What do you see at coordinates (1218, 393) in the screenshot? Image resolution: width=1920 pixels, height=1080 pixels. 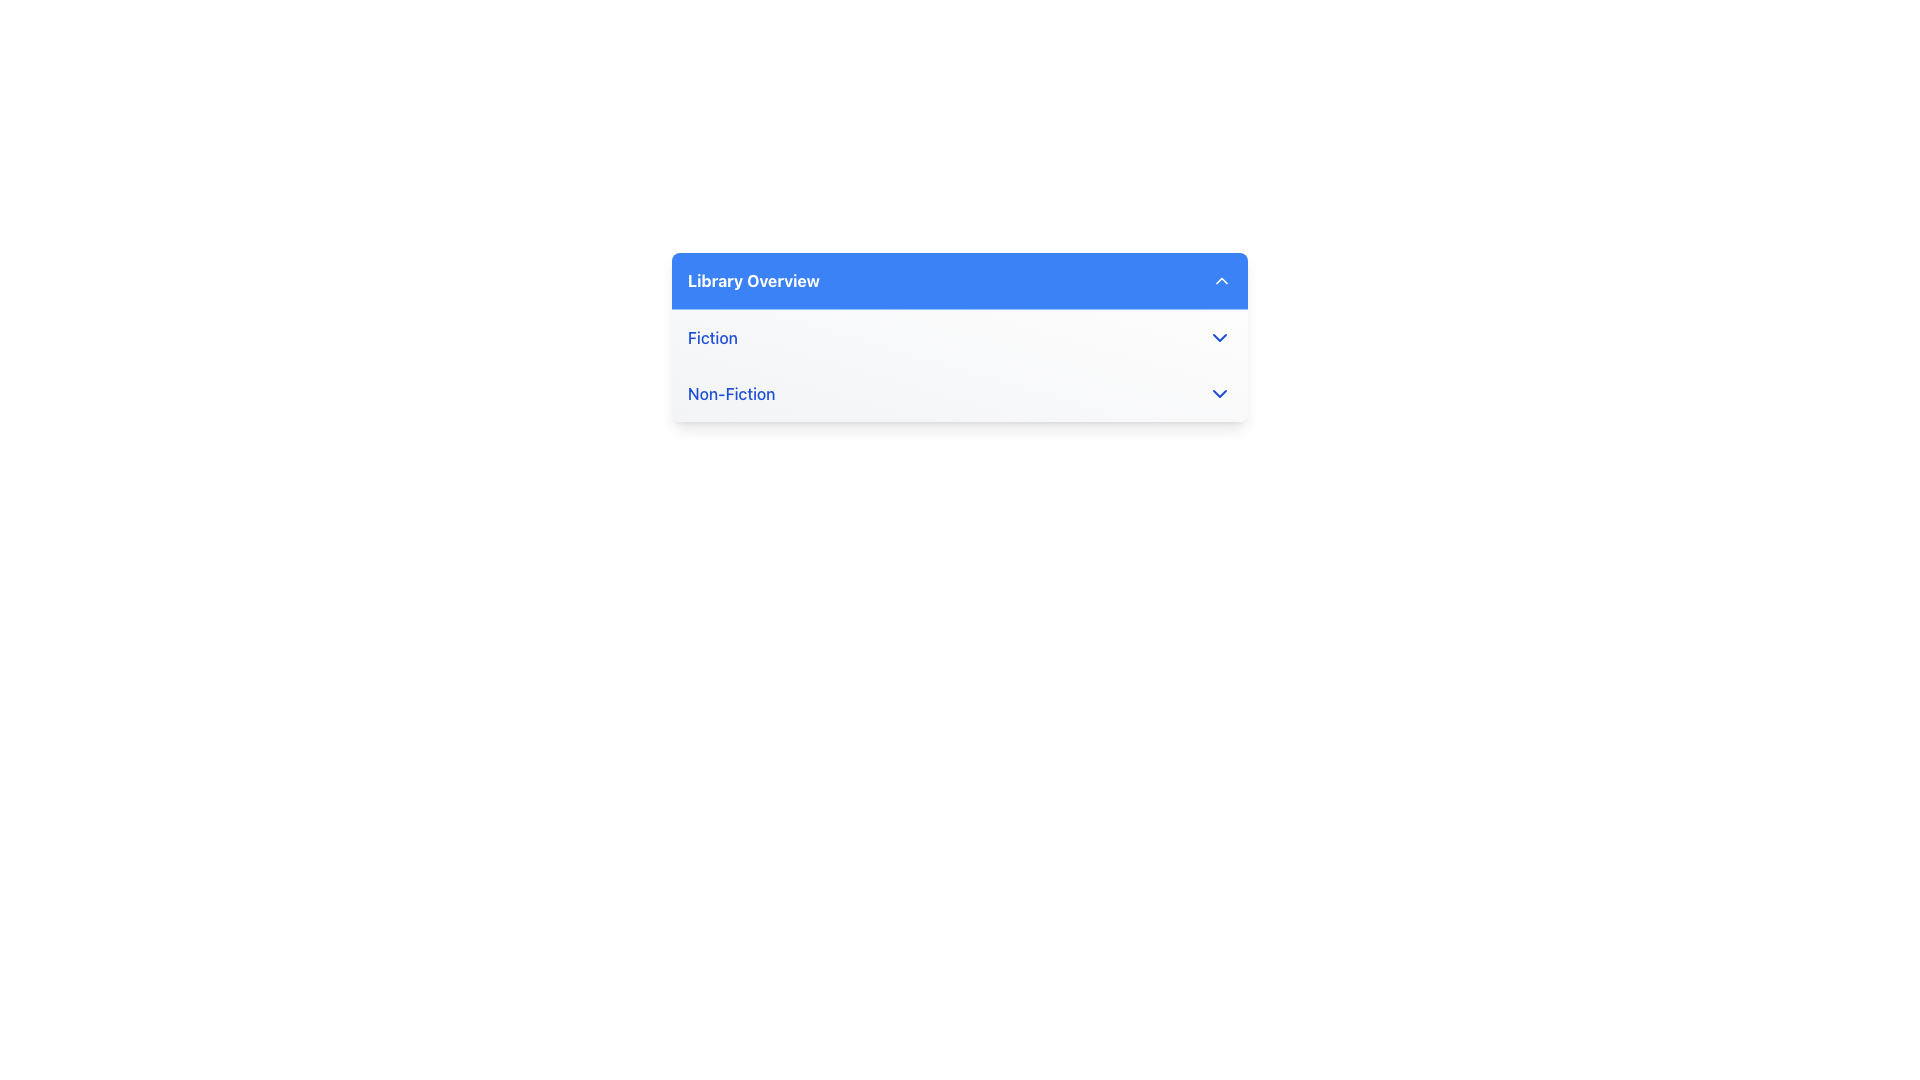 I see `the chevron icon indicating the dropdown for the 'Non-Fiction' section to provide visual feedback` at bounding box center [1218, 393].